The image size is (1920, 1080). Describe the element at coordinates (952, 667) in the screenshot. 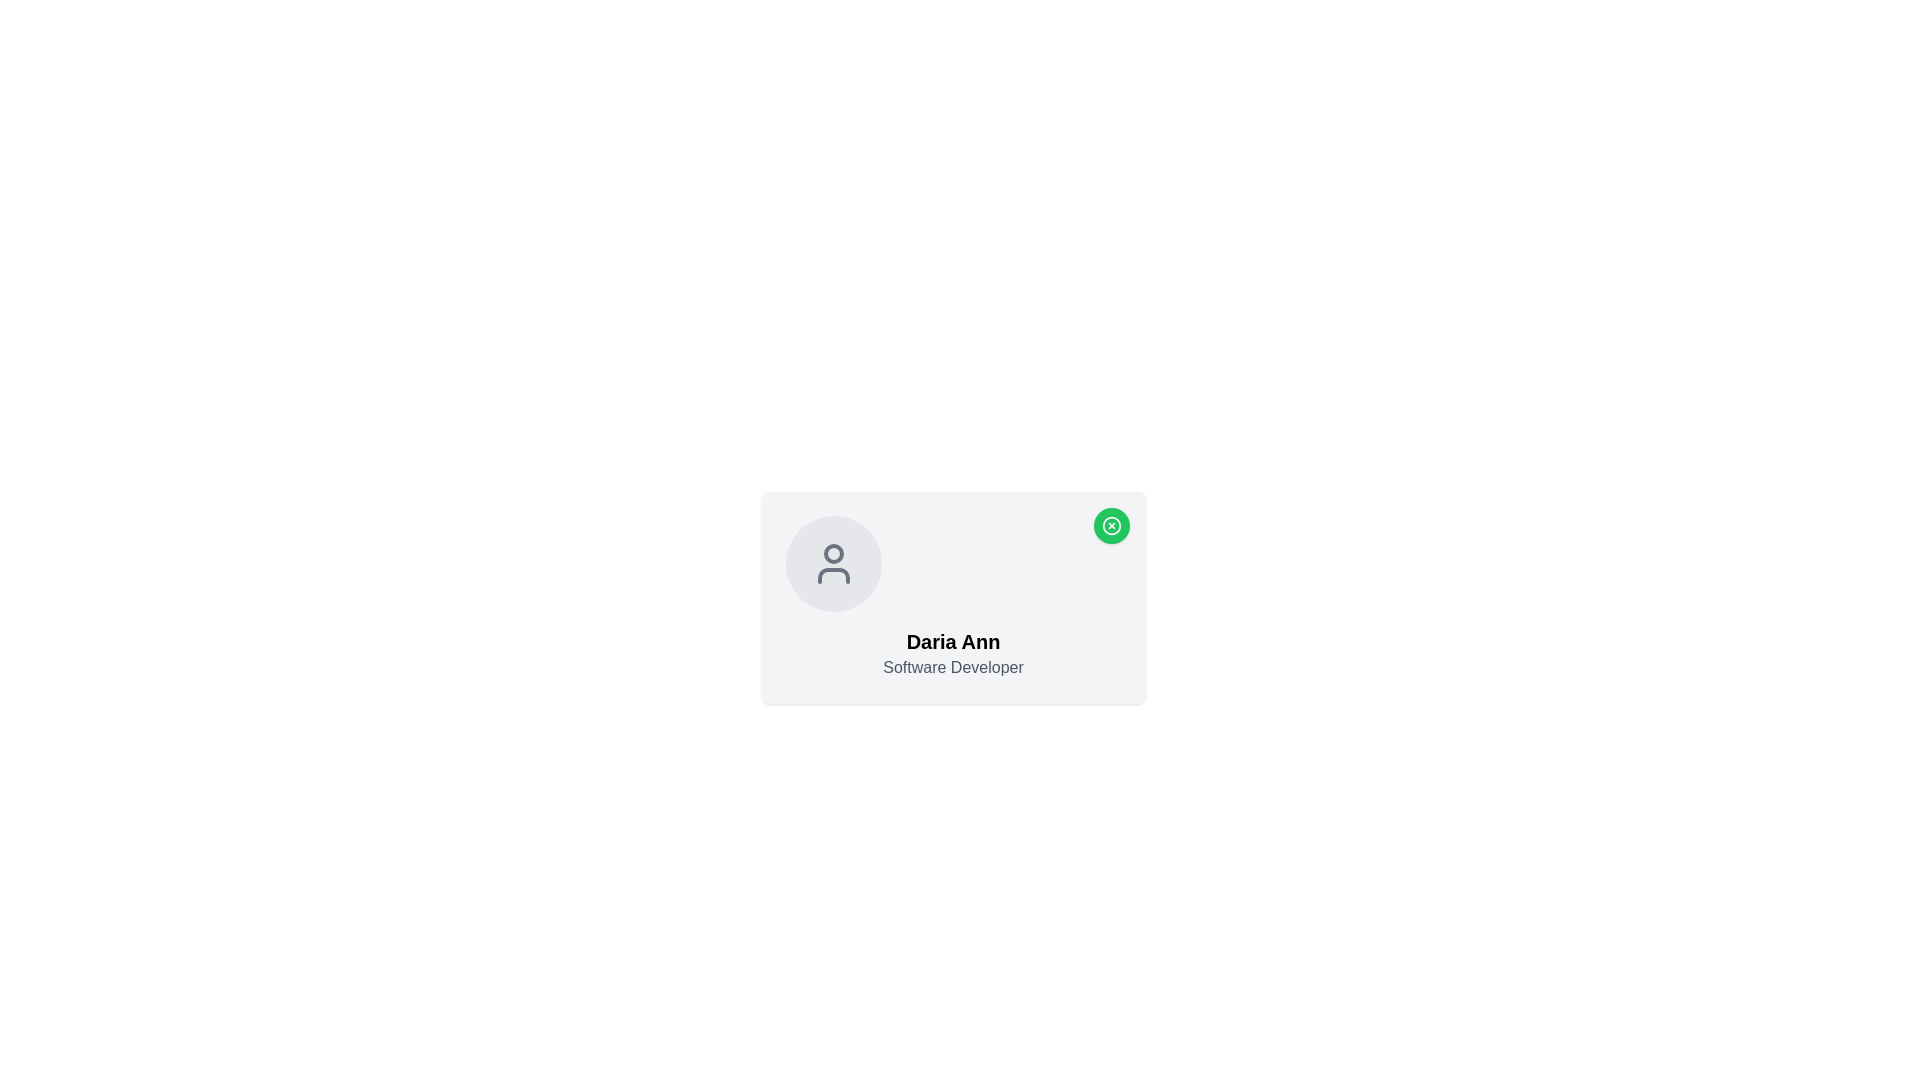

I see `the static text displaying 'Software Developer' in gray font, located below 'Daria Ann'` at that location.